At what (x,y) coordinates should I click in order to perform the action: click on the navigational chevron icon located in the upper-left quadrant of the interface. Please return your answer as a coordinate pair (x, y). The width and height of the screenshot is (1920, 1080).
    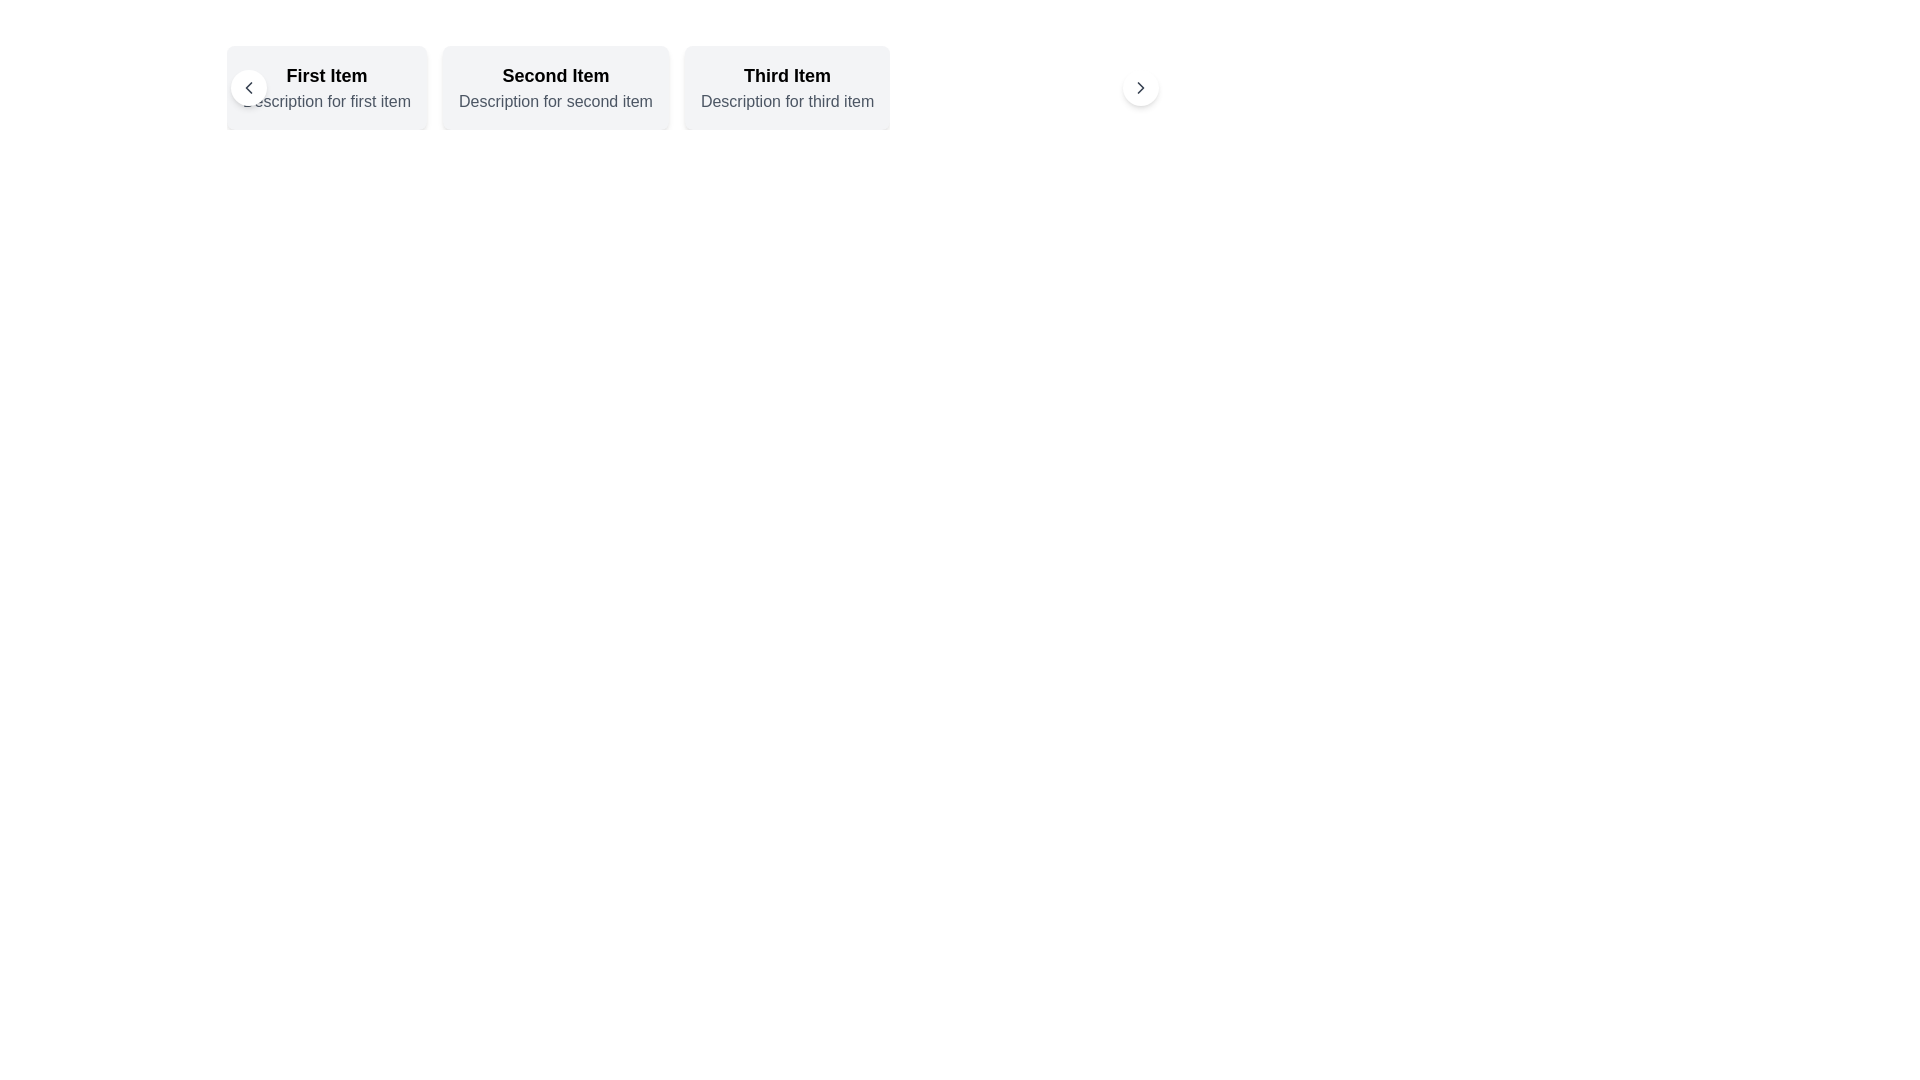
    Looking at the image, I should click on (248, 87).